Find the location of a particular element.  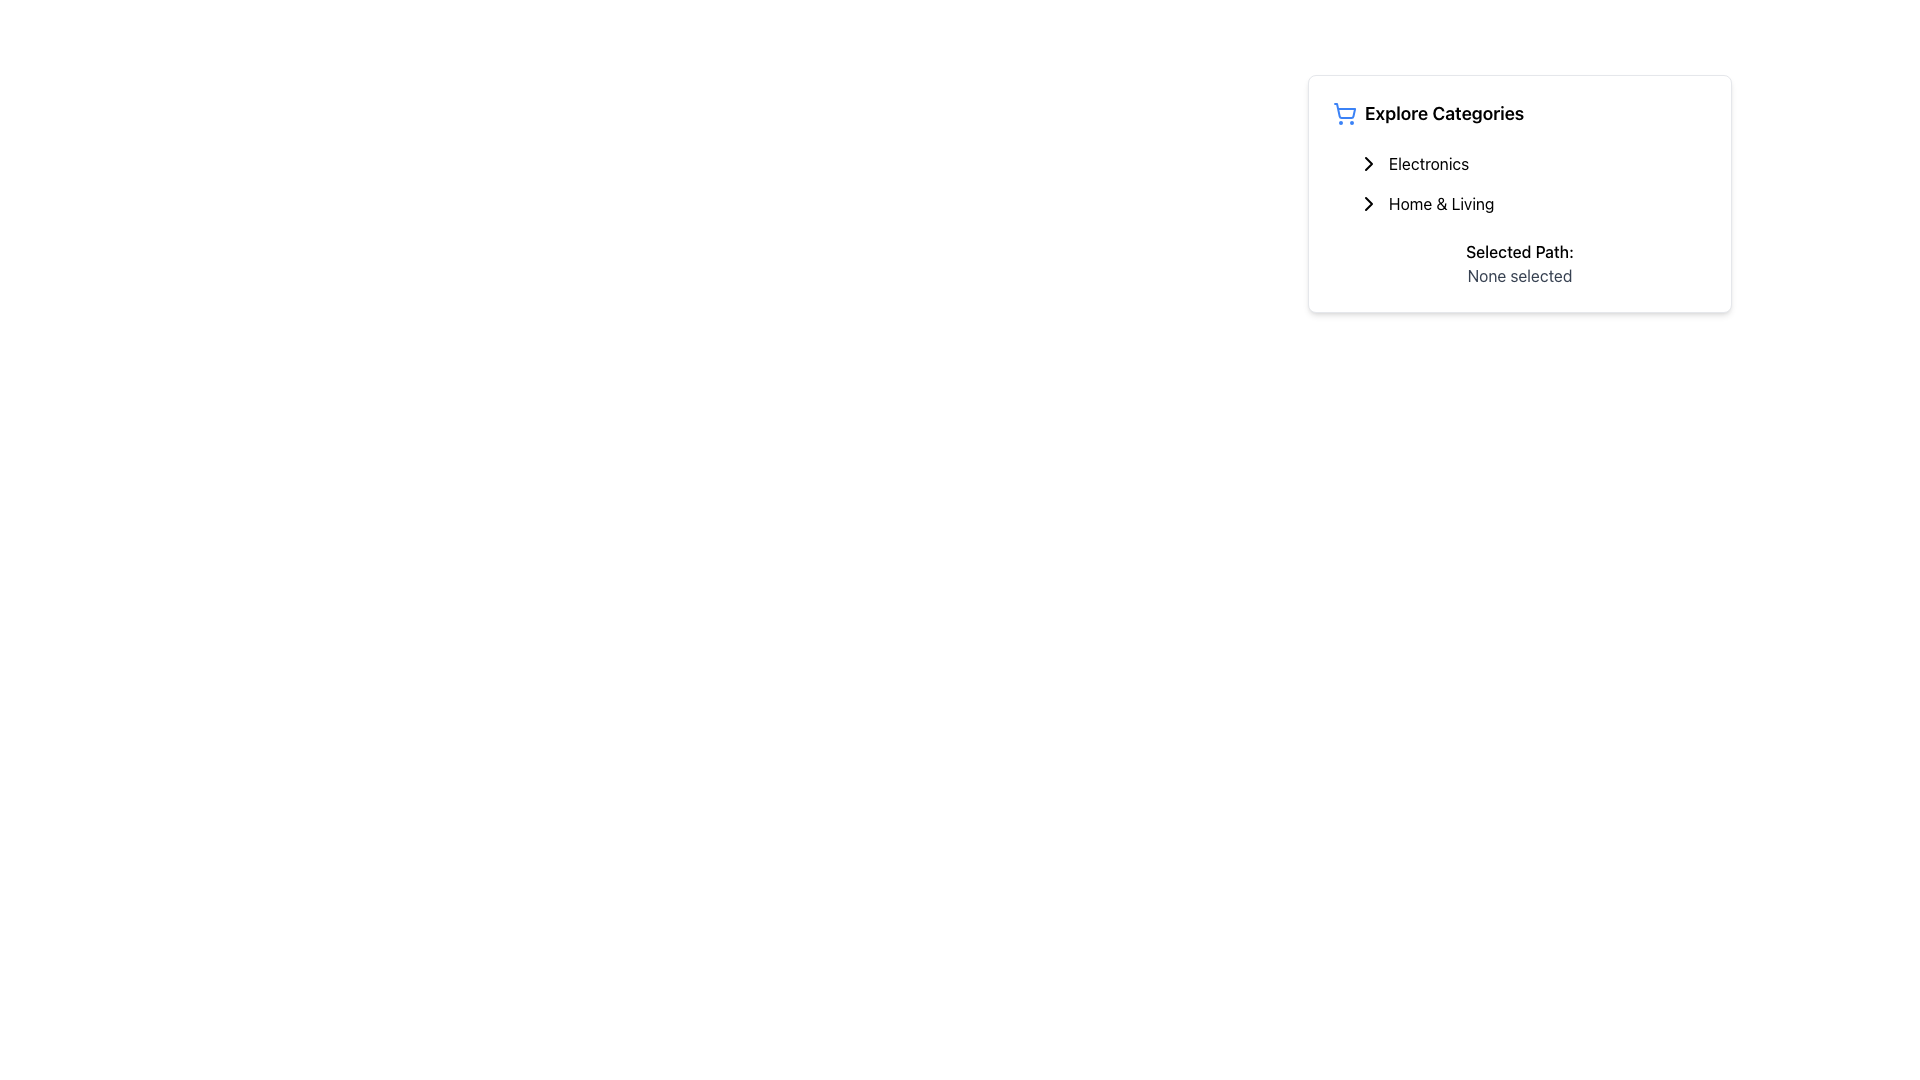

the blue outlined body of the shopping cart icon, which is the largest element within its SVG and centrally located is located at coordinates (1345, 111).